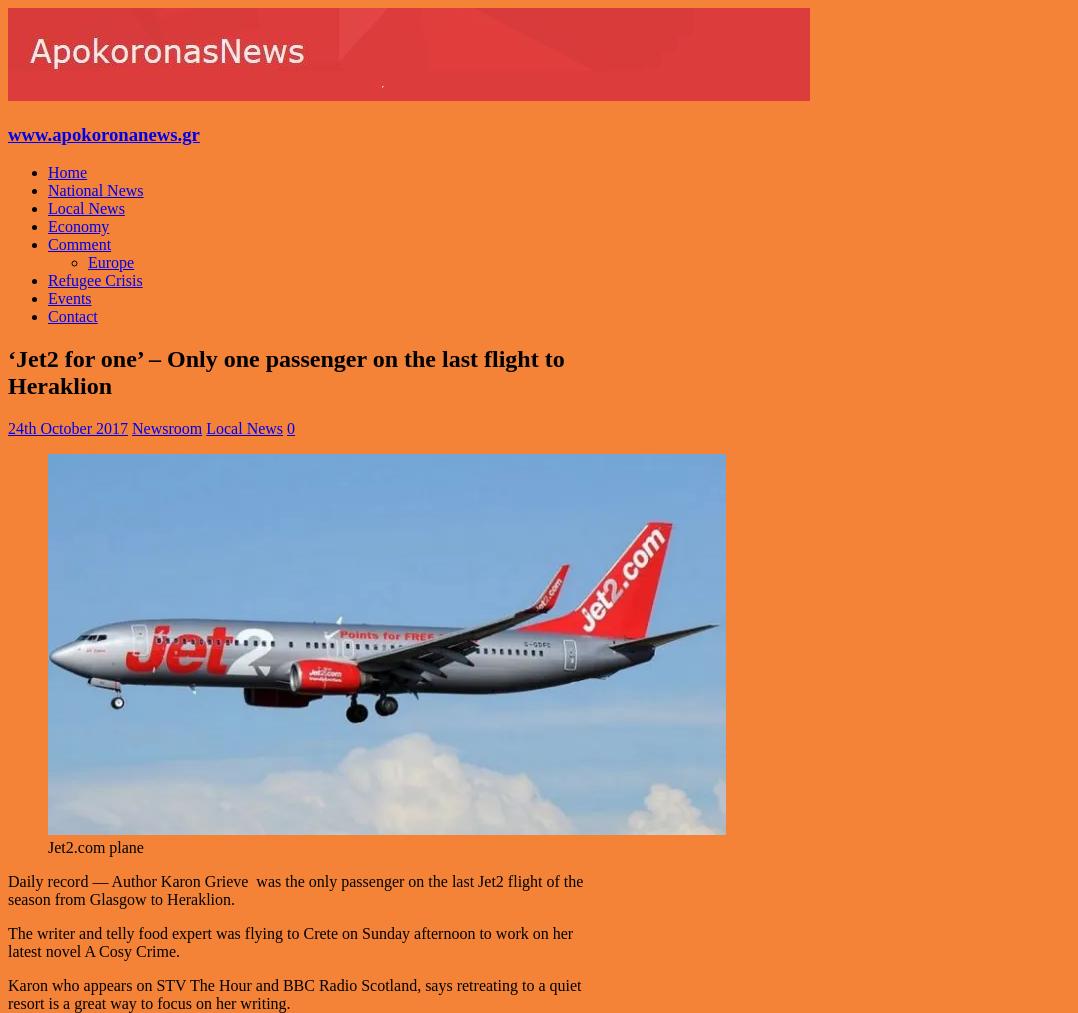 This screenshot has height=1013, width=1078. I want to click on 'National News', so click(94, 190).